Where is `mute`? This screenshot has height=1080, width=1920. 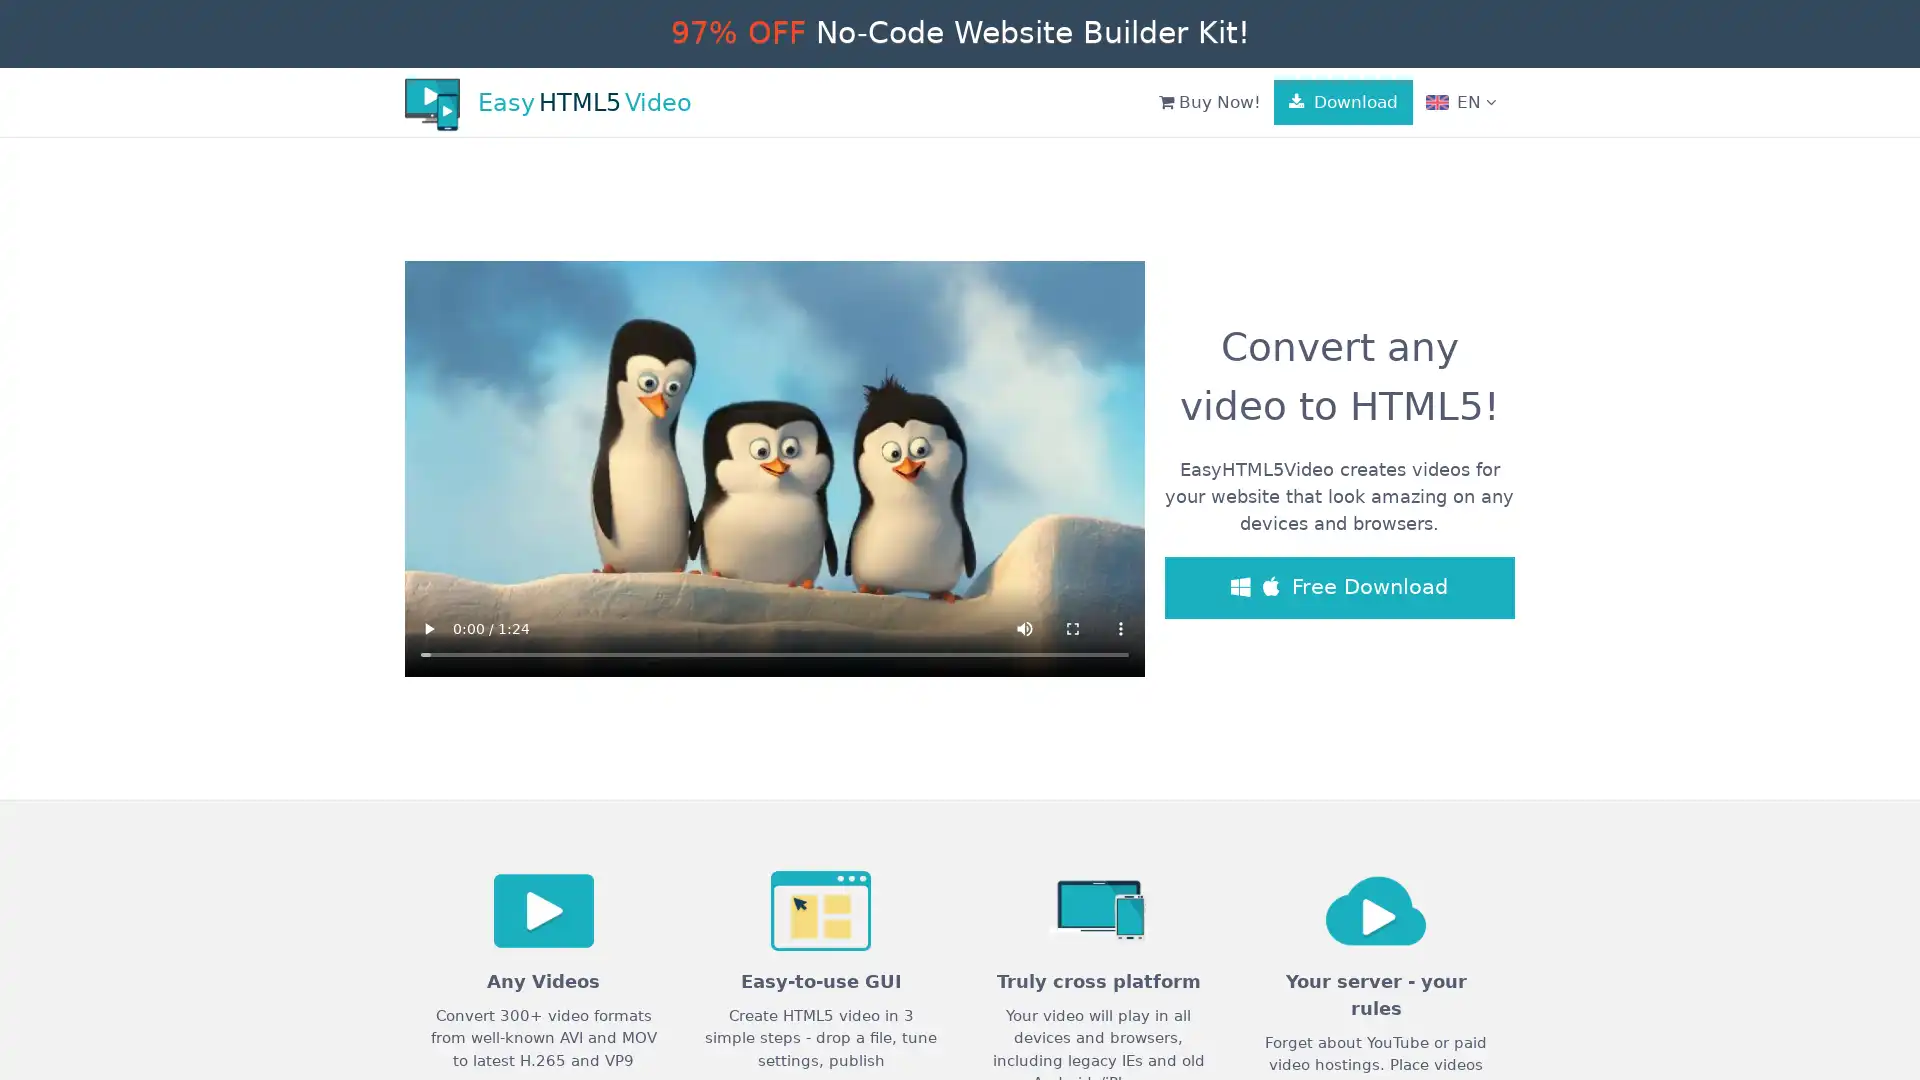 mute is located at coordinates (1025, 627).